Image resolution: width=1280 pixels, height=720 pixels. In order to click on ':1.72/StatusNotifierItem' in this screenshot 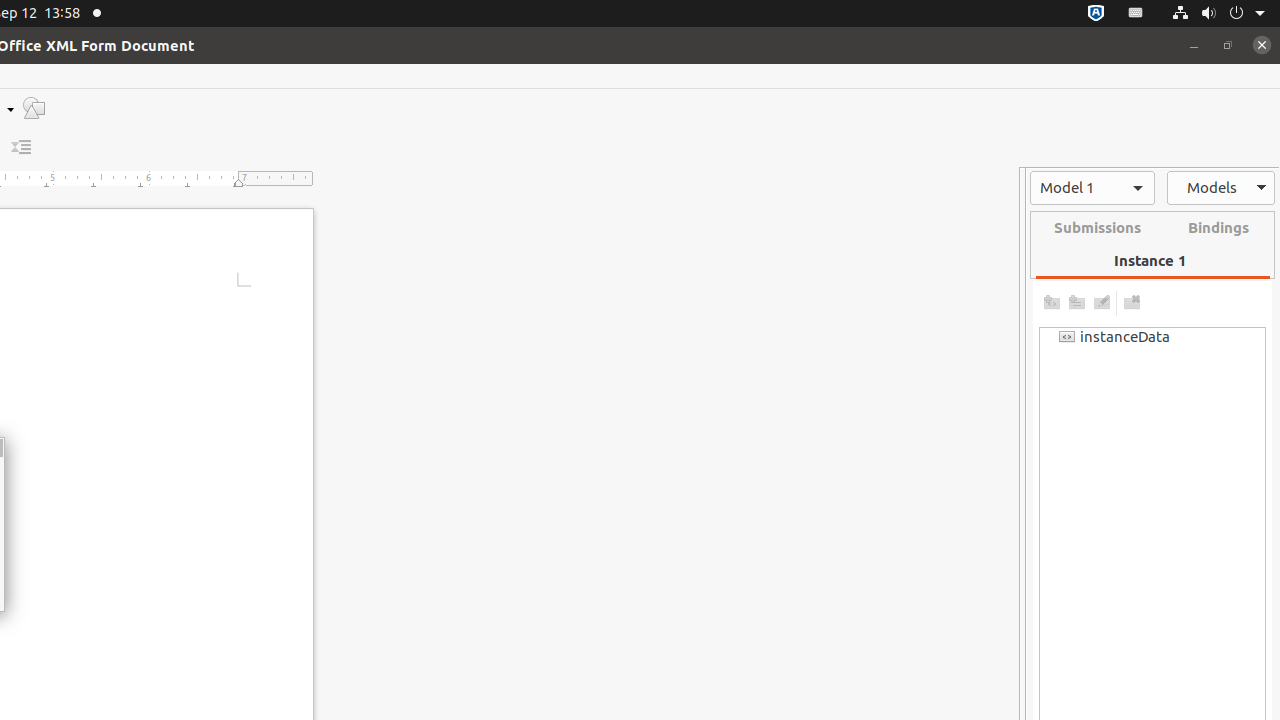, I will do `click(1094, 13)`.